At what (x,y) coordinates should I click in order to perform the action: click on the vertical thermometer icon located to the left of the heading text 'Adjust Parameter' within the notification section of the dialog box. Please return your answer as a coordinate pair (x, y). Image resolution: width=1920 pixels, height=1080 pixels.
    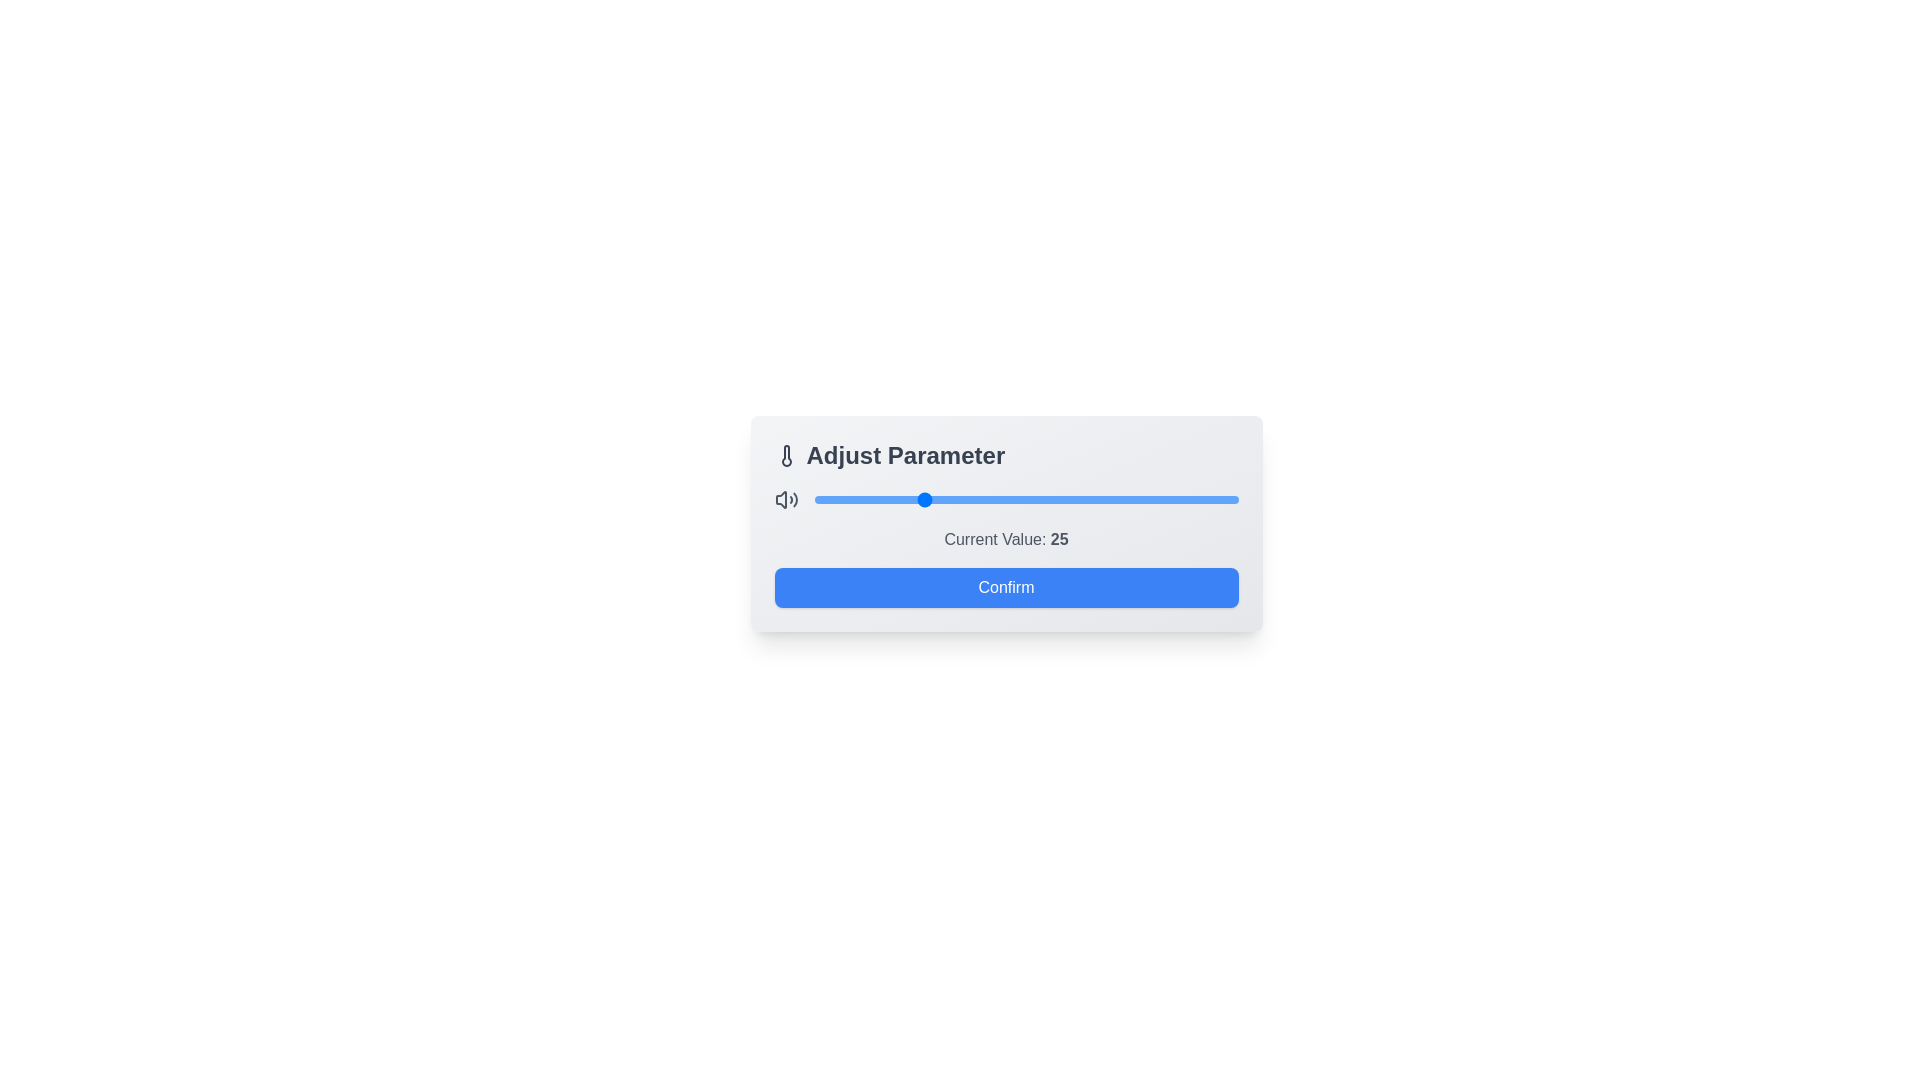
    Looking at the image, I should click on (785, 455).